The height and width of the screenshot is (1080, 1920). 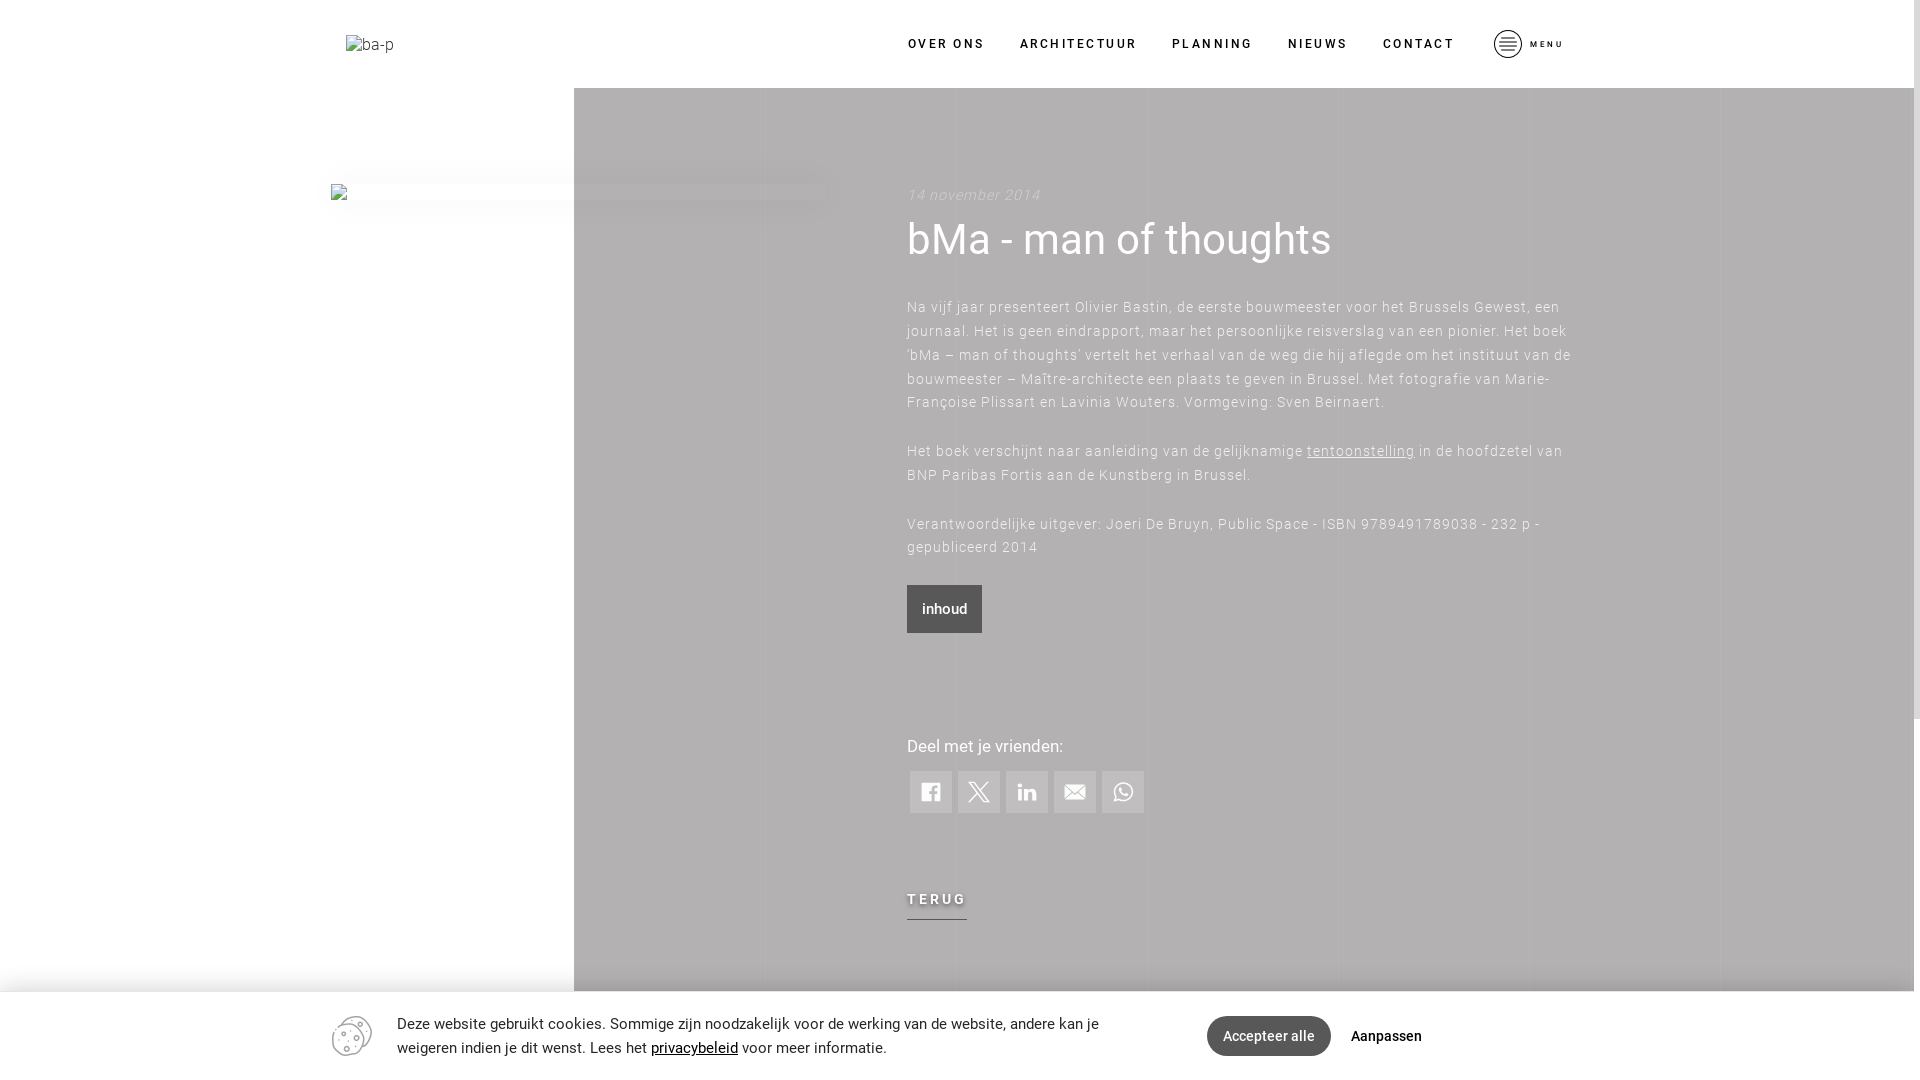 I want to click on 'PLANNING', so click(x=1211, y=43).